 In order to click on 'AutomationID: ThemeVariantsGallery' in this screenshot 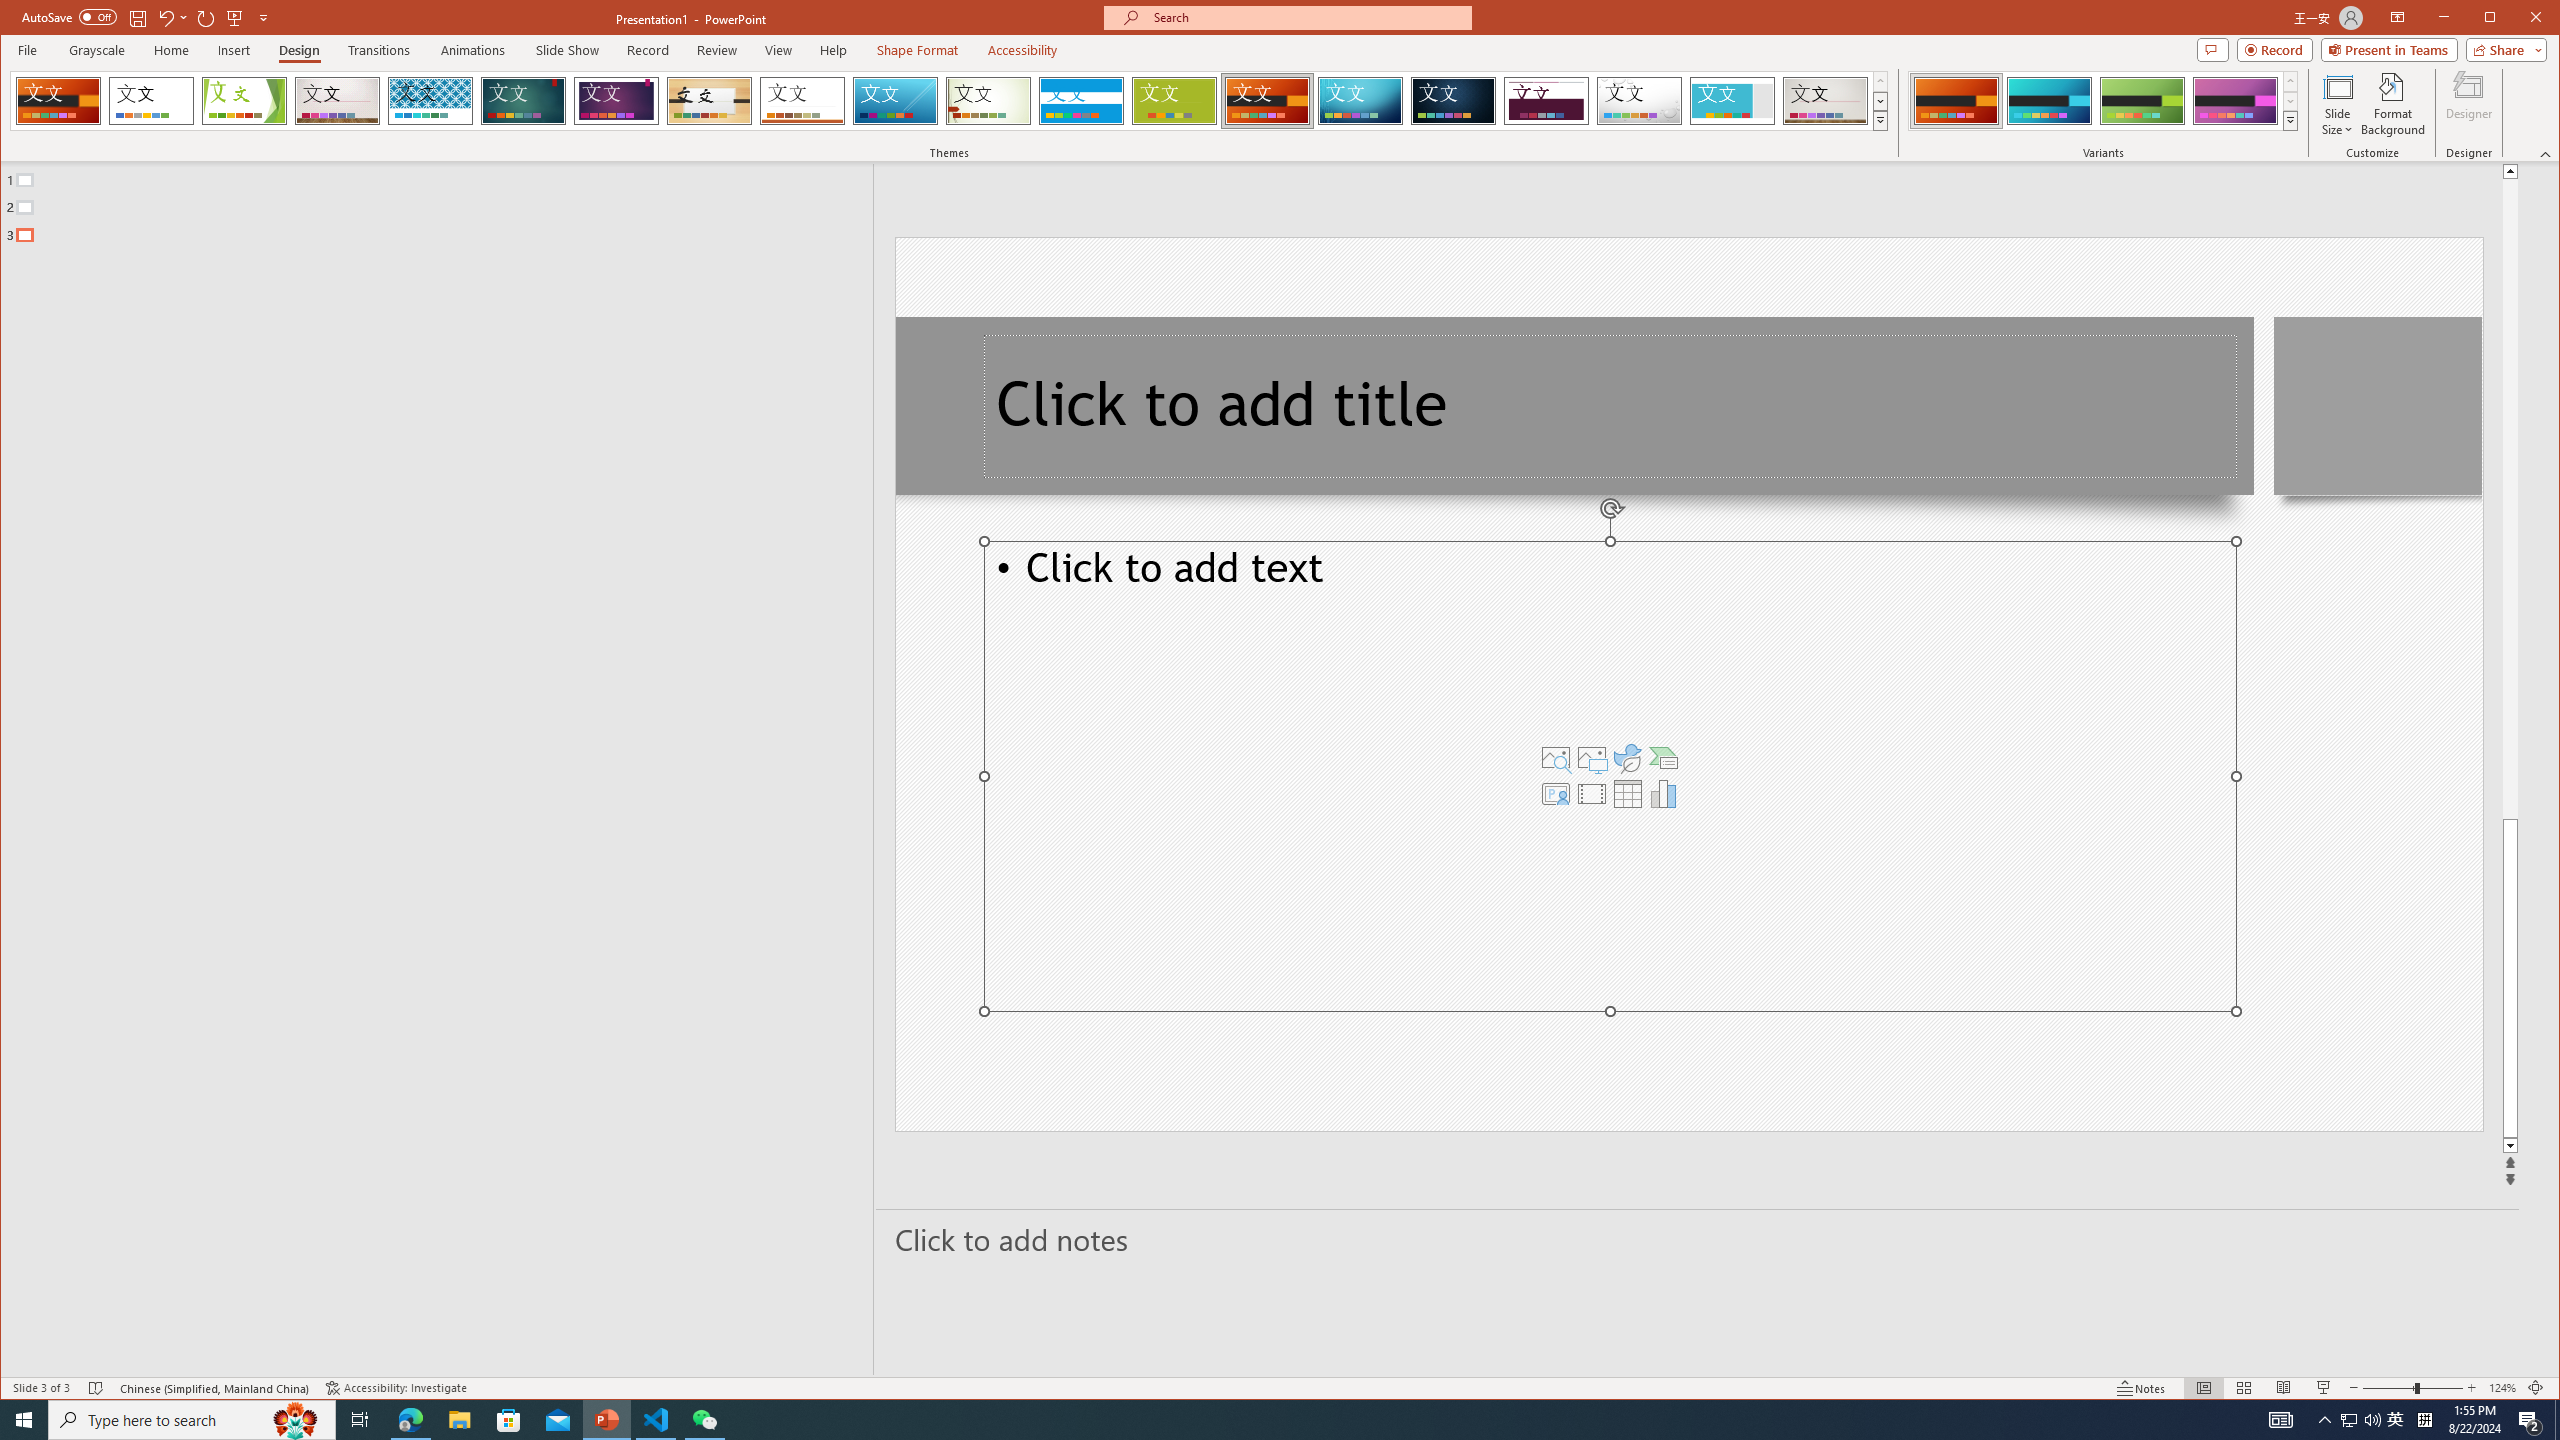, I will do `click(2103, 99)`.